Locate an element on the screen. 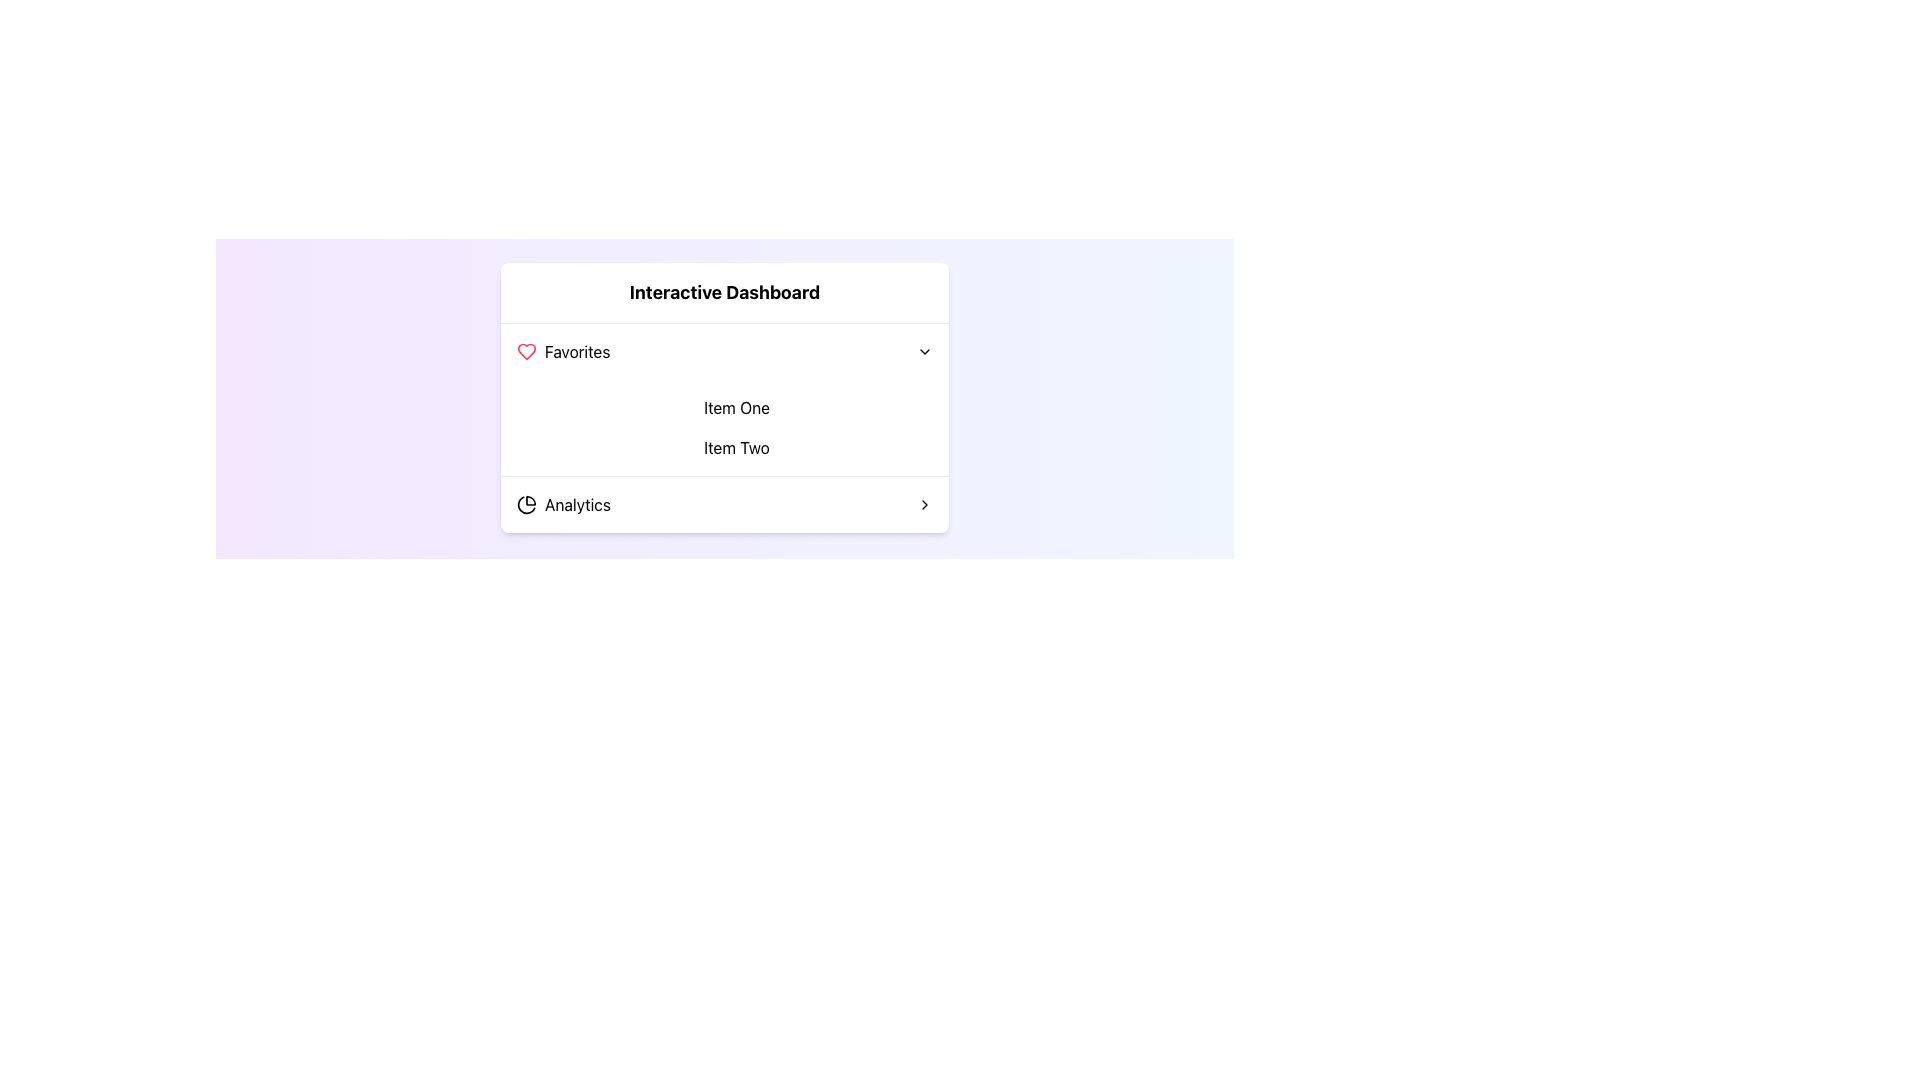  the analytics navigation button located at the bottom of the list is located at coordinates (723, 504).